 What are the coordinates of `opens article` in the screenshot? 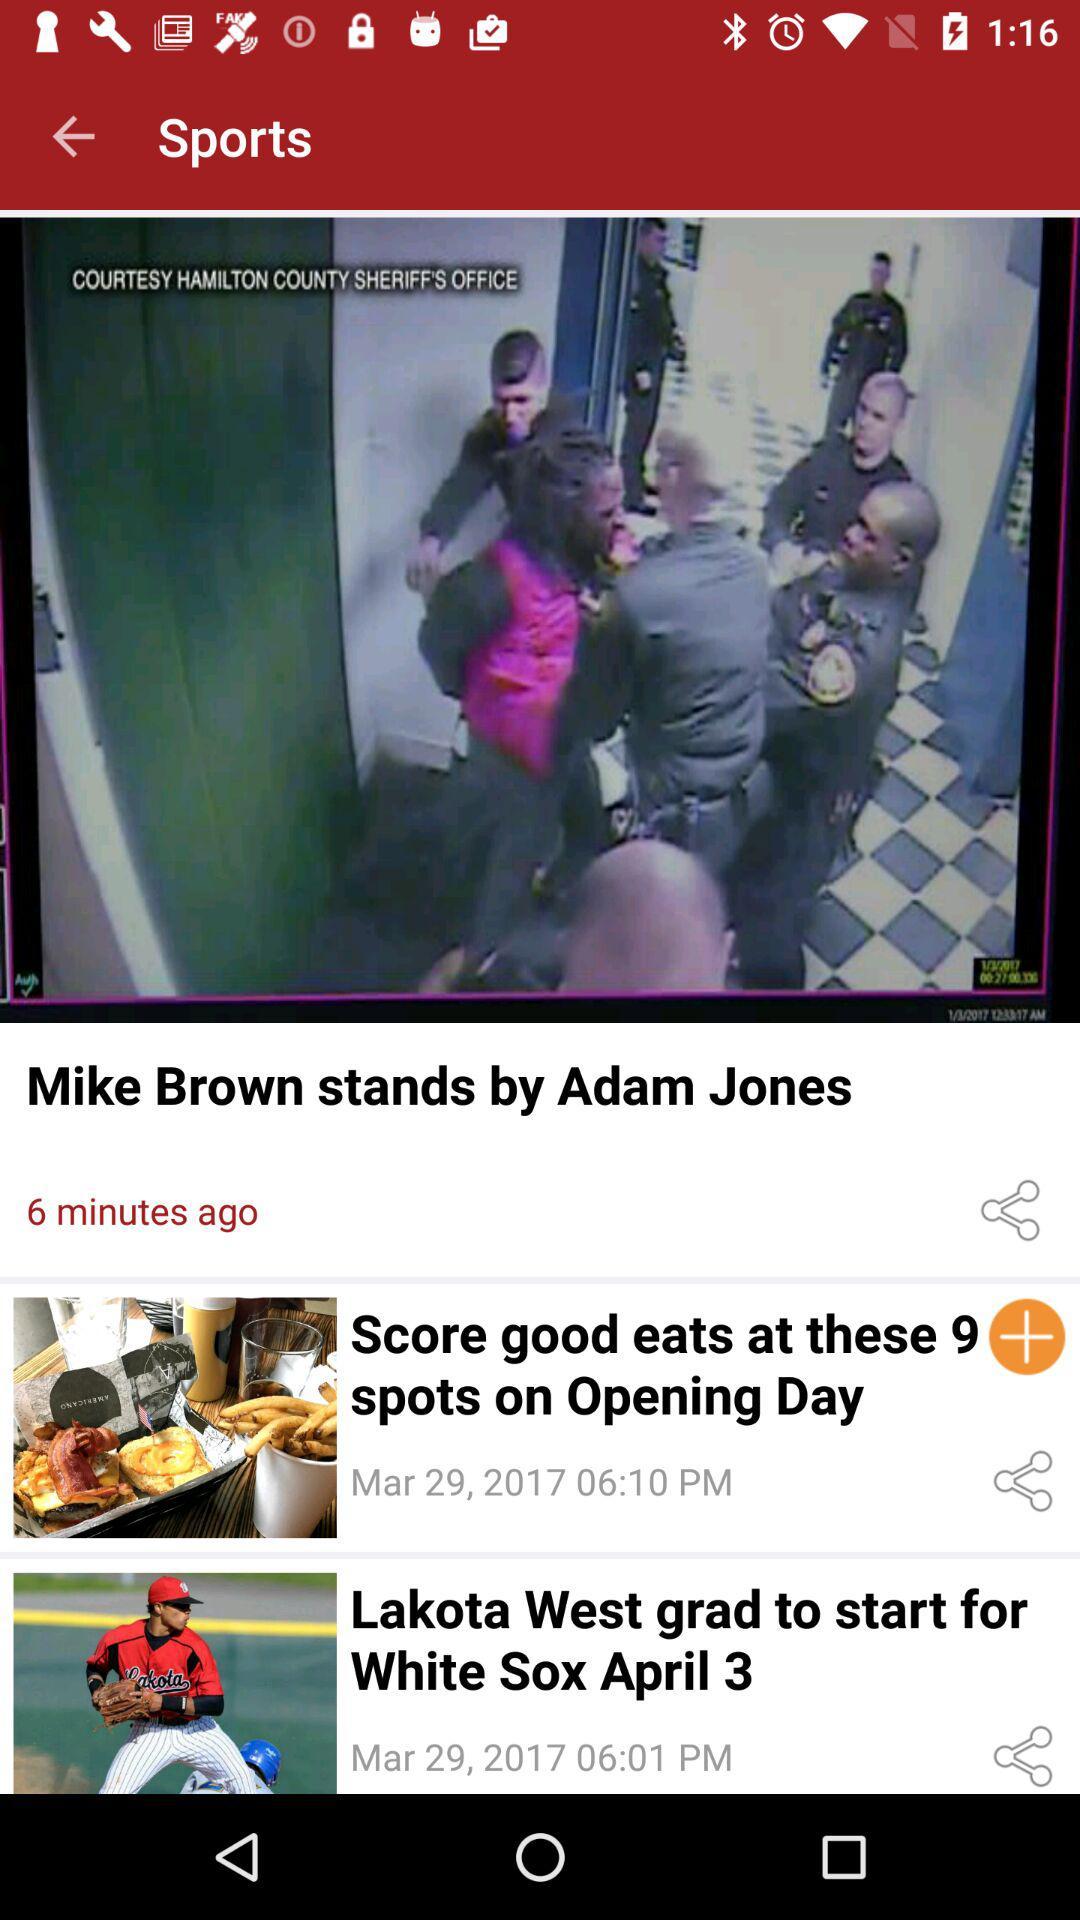 It's located at (174, 1416).